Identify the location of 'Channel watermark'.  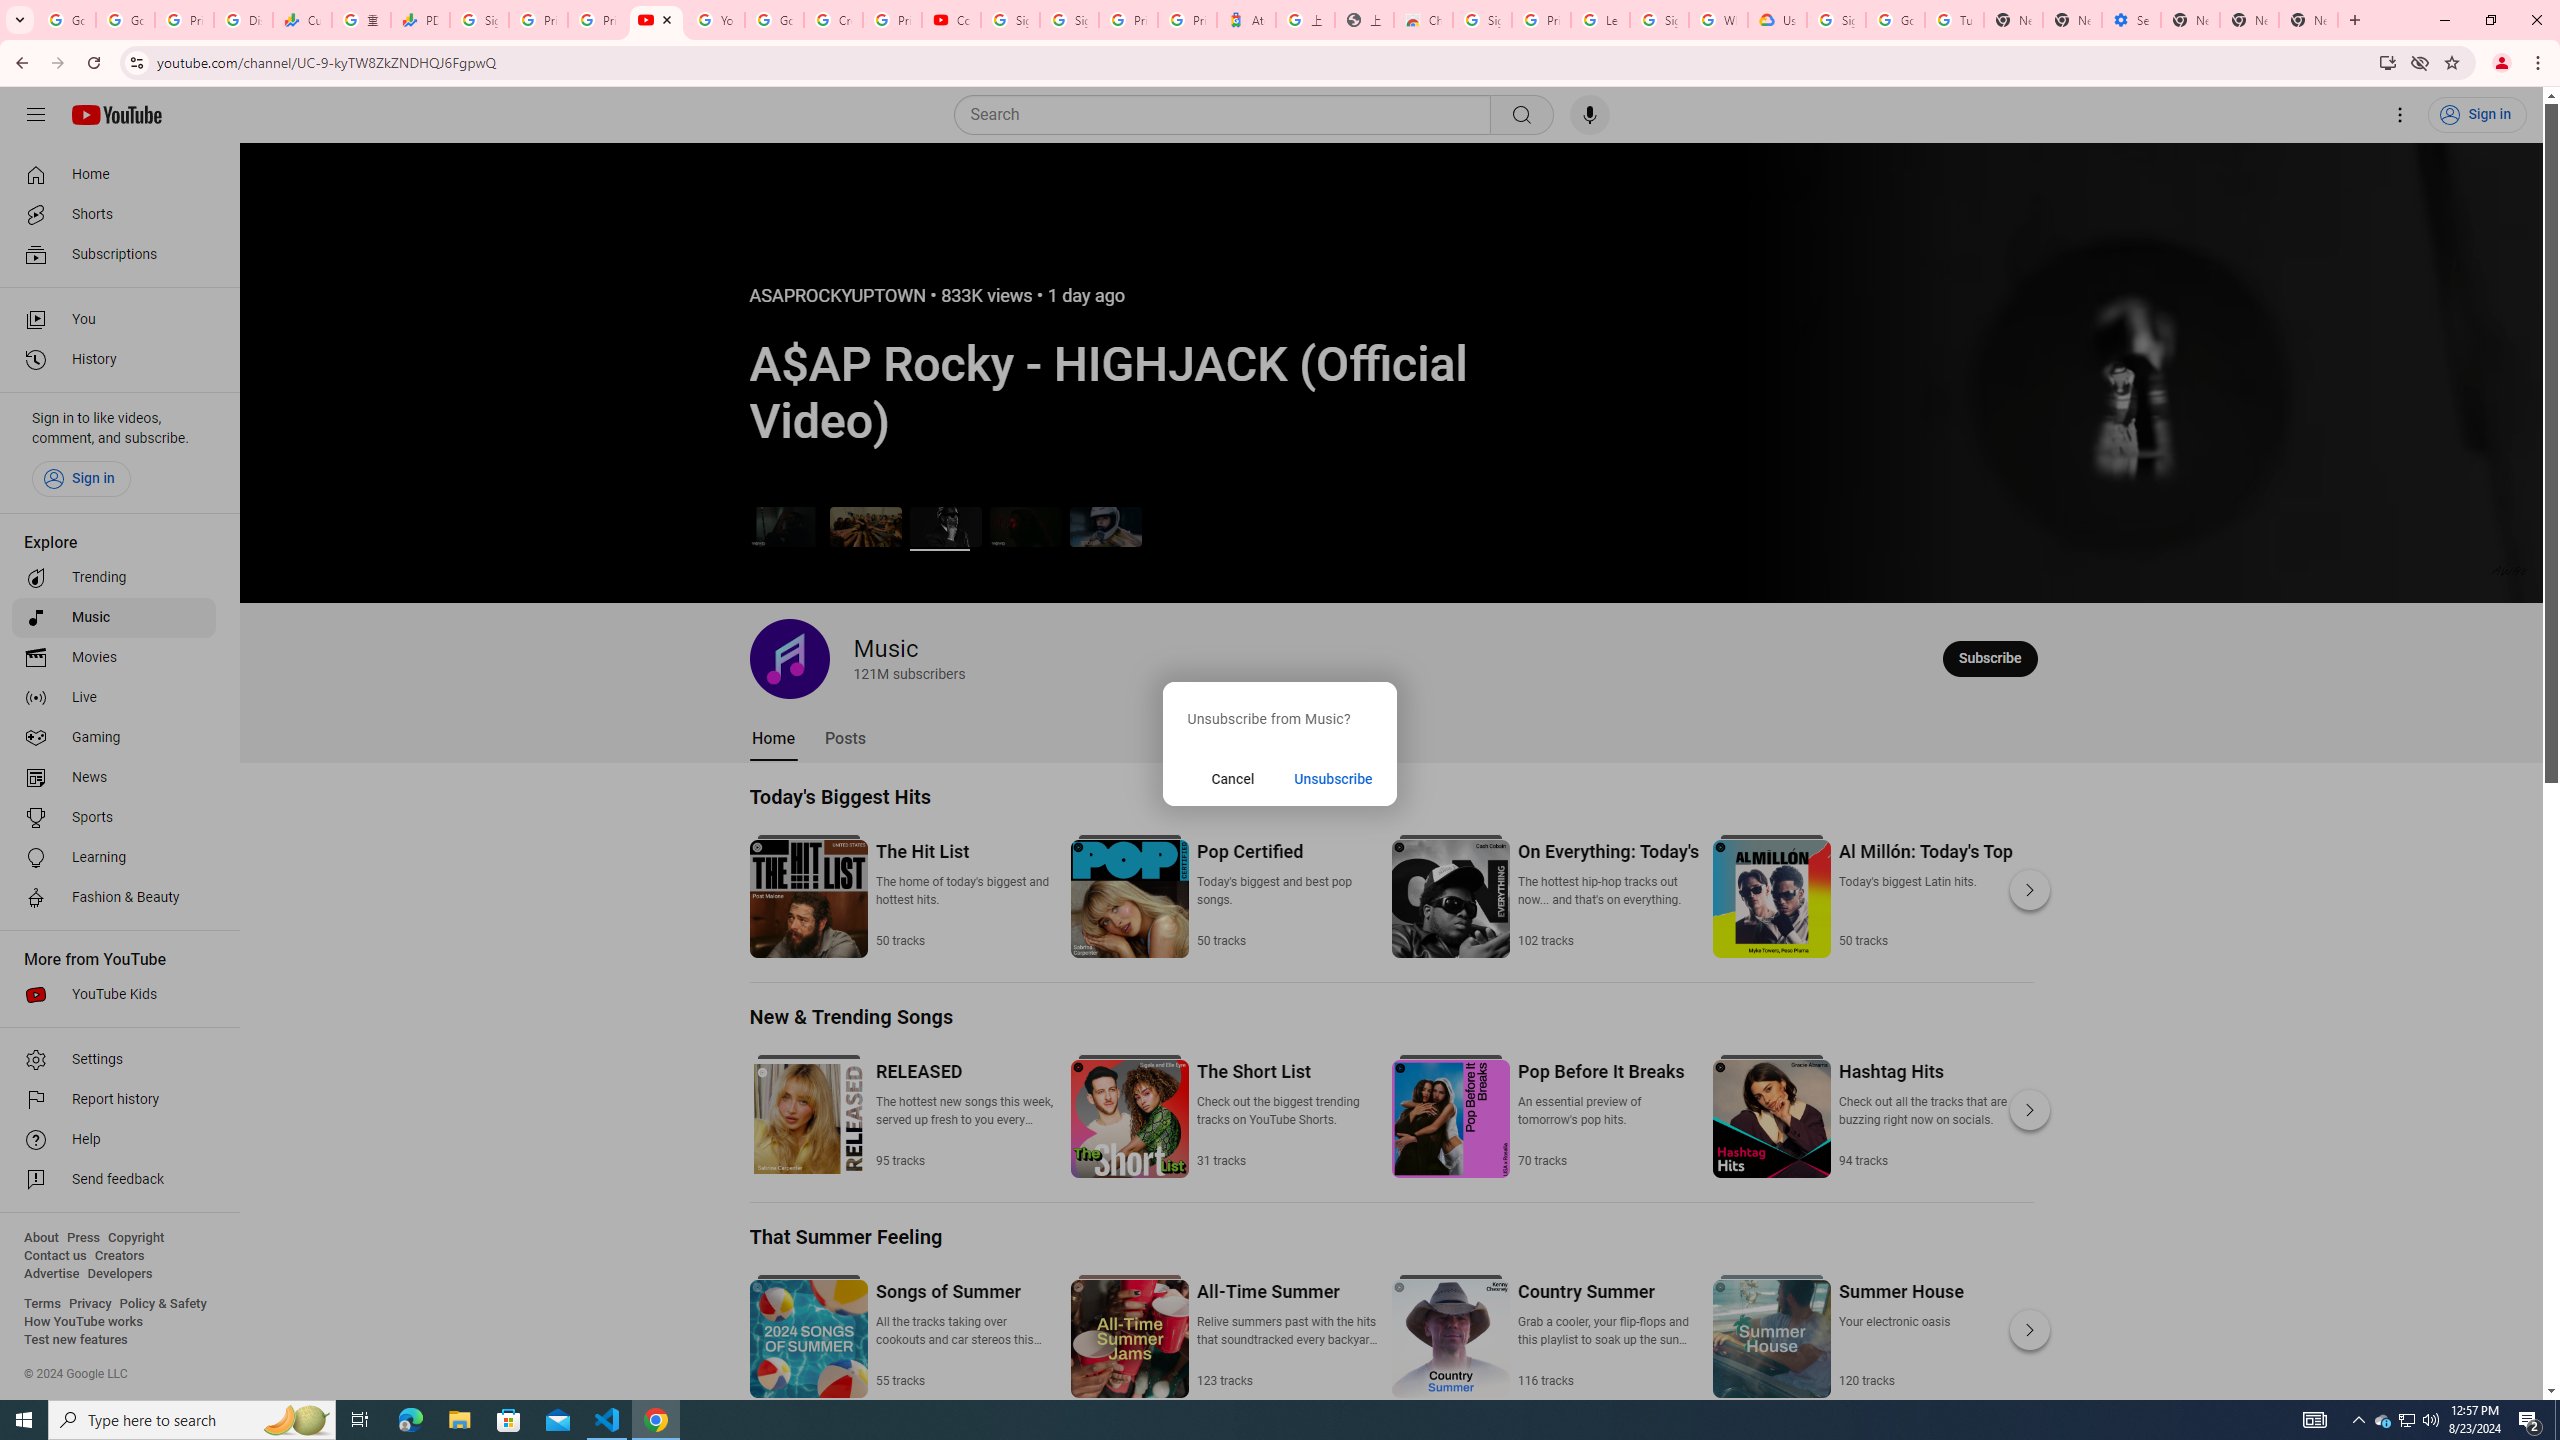
(2511, 570).